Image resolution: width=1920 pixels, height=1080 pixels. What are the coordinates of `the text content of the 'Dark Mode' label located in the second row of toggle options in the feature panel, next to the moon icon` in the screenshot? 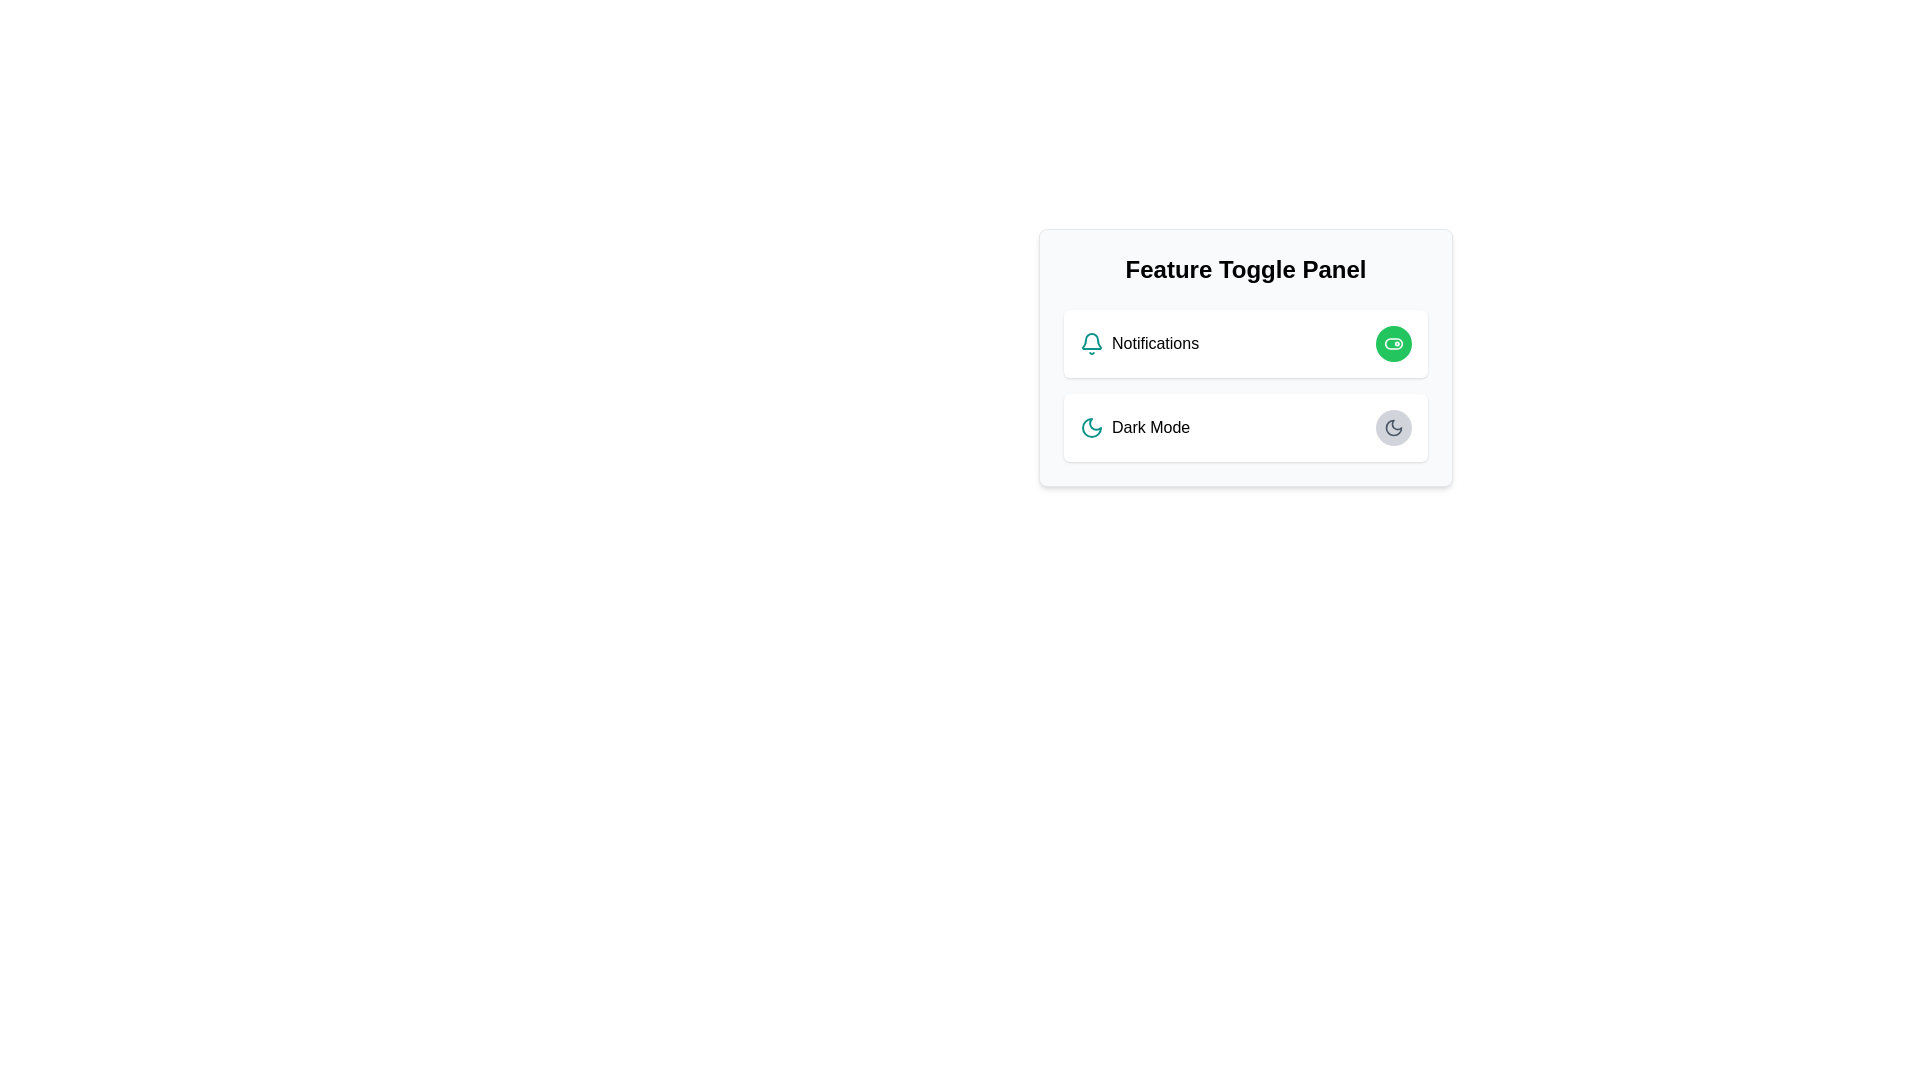 It's located at (1151, 427).